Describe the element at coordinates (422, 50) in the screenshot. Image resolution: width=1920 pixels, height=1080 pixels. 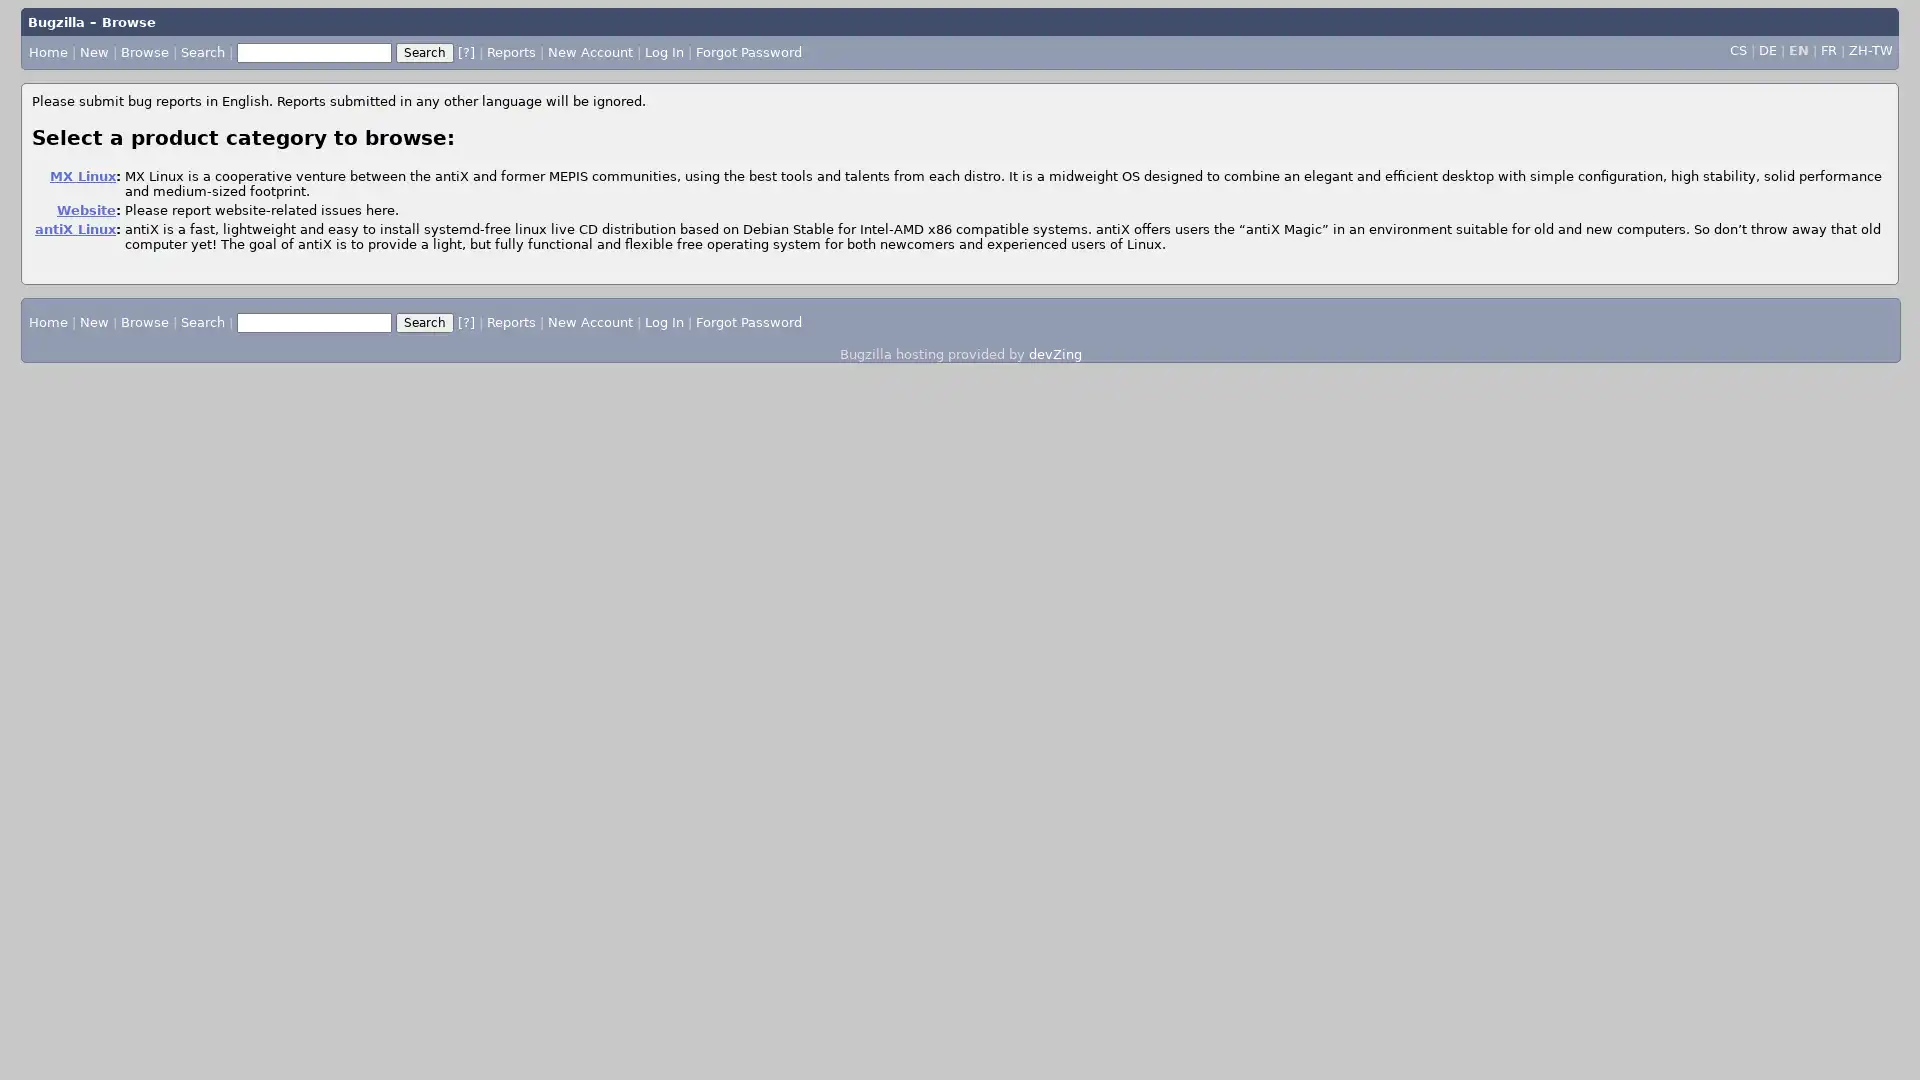
I see `Search` at that location.